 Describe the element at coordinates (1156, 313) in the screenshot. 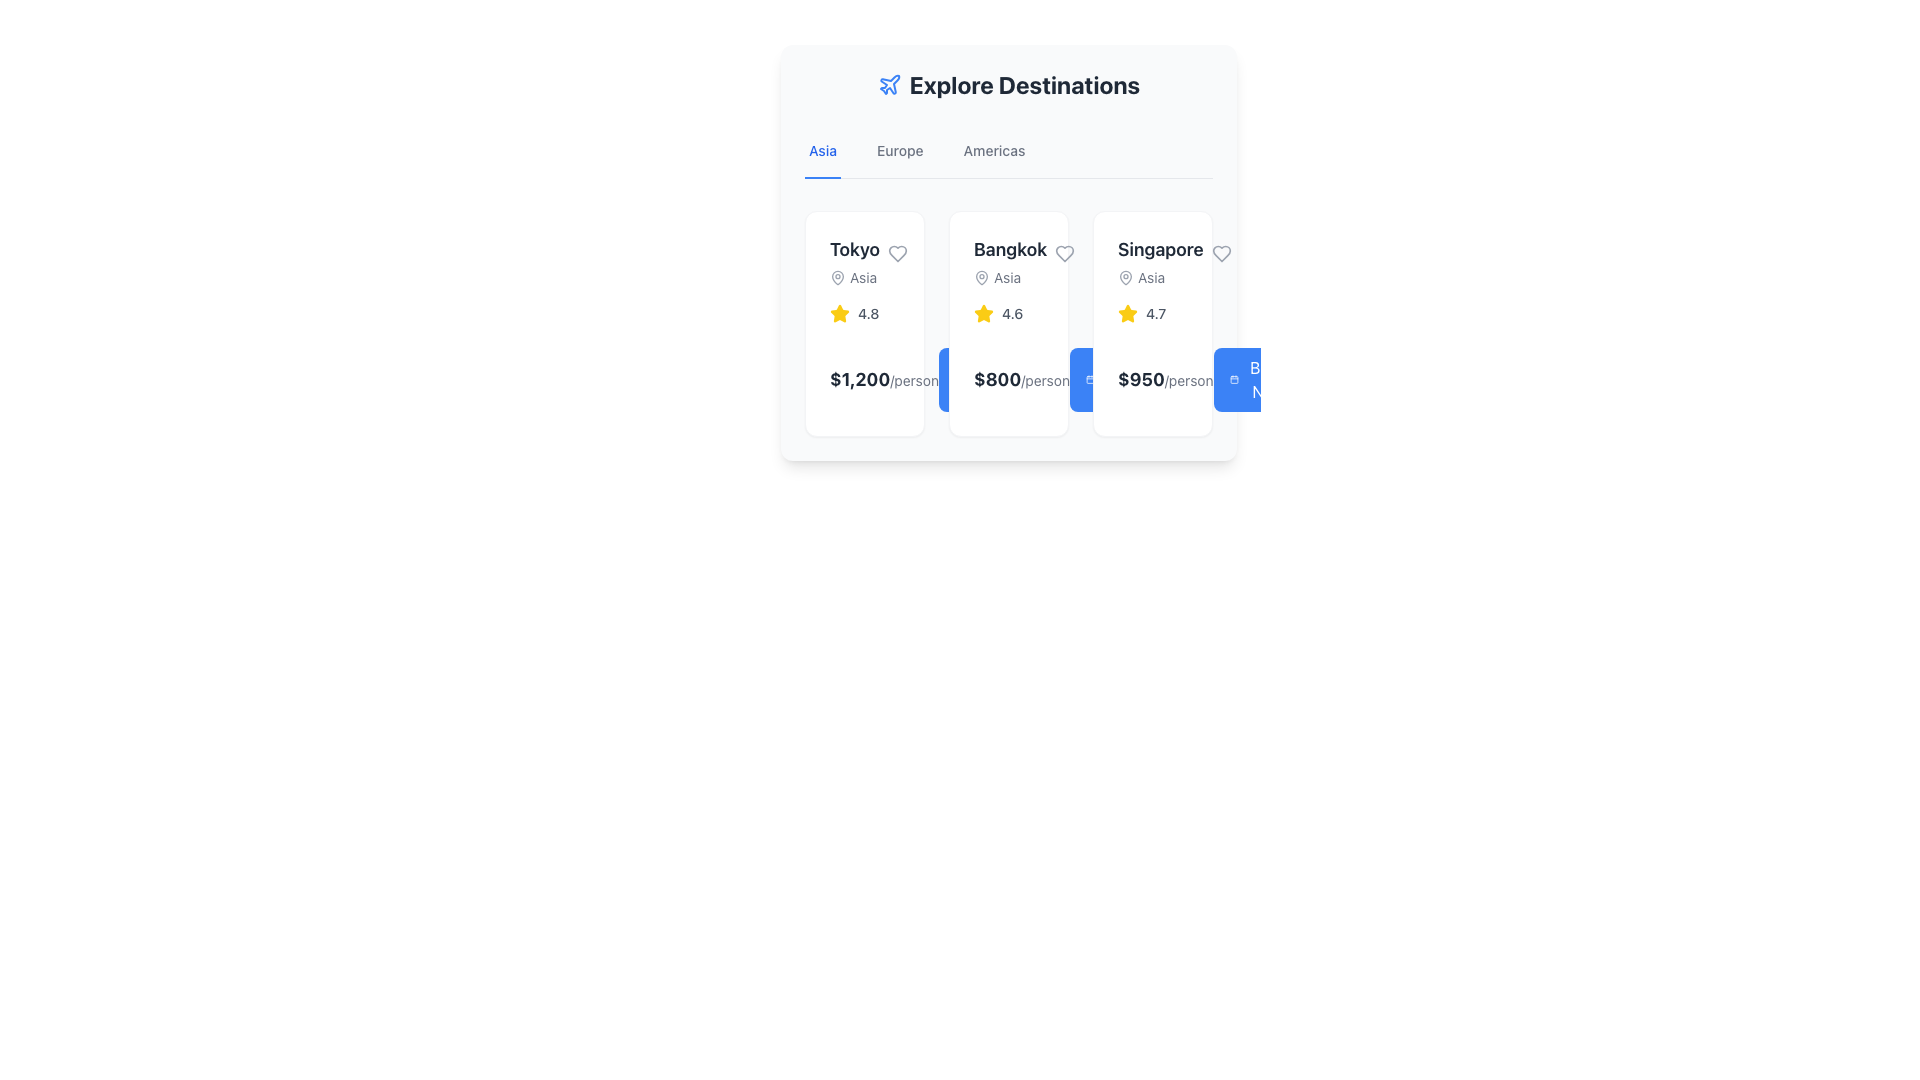

I see `rating information displayed as '4.7' in gray color, positioned to the right of the yellow star icon in the bottom section of the card labeled 'Singapore'` at that location.